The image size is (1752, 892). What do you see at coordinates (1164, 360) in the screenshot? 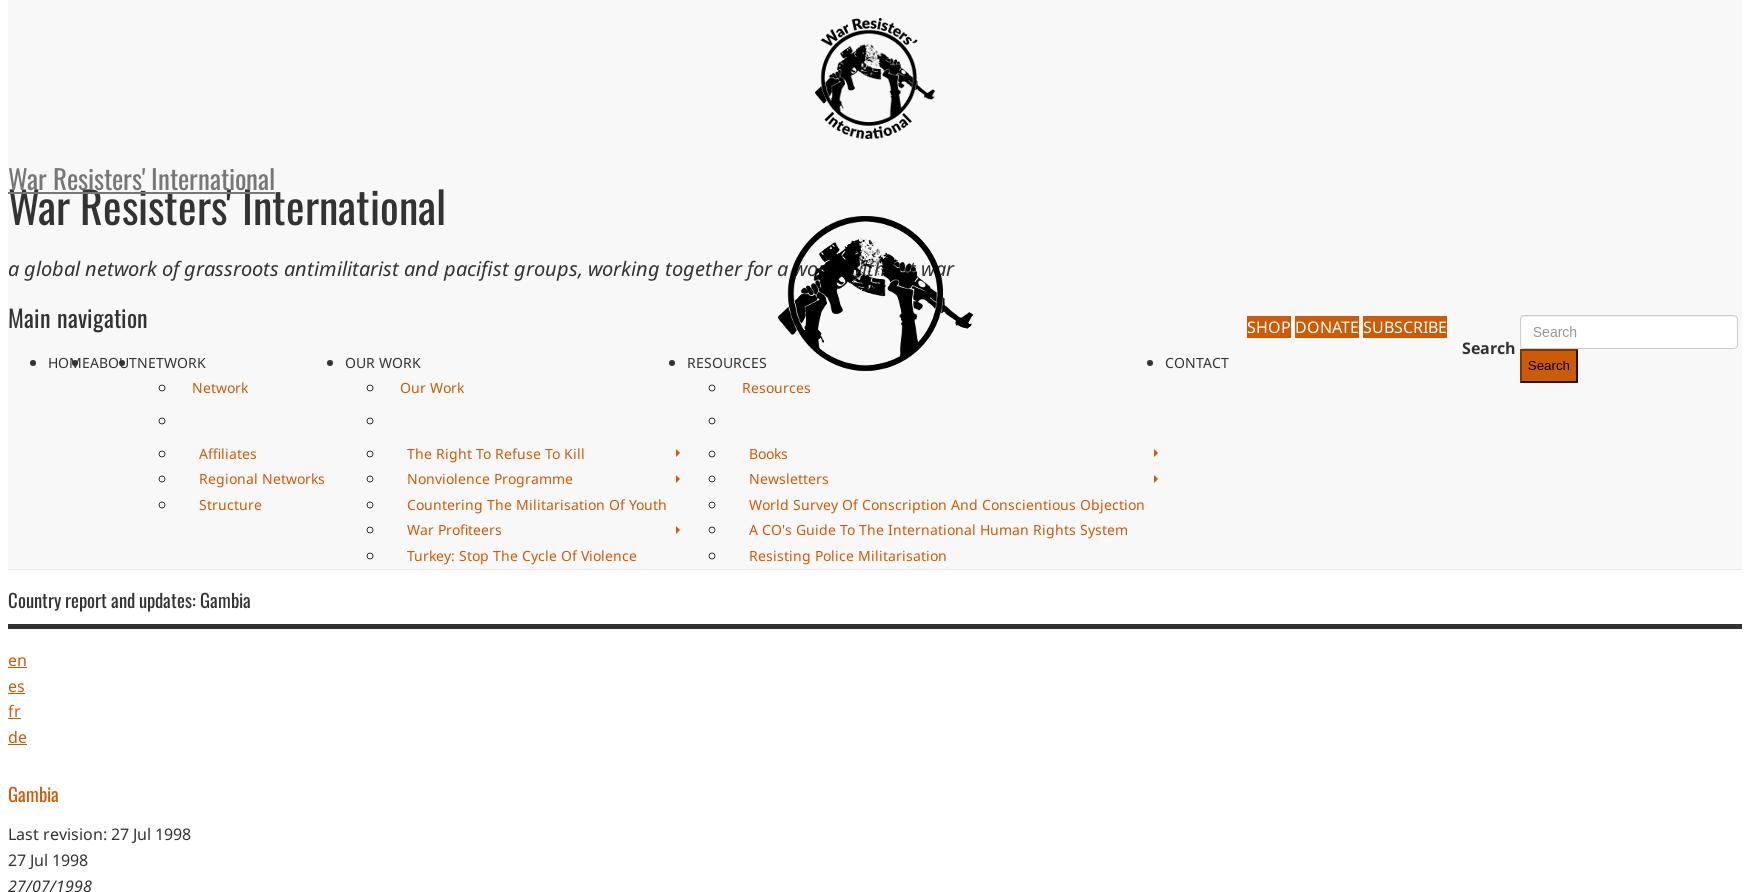
I see `'Contact'` at bounding box center [1164, 360].